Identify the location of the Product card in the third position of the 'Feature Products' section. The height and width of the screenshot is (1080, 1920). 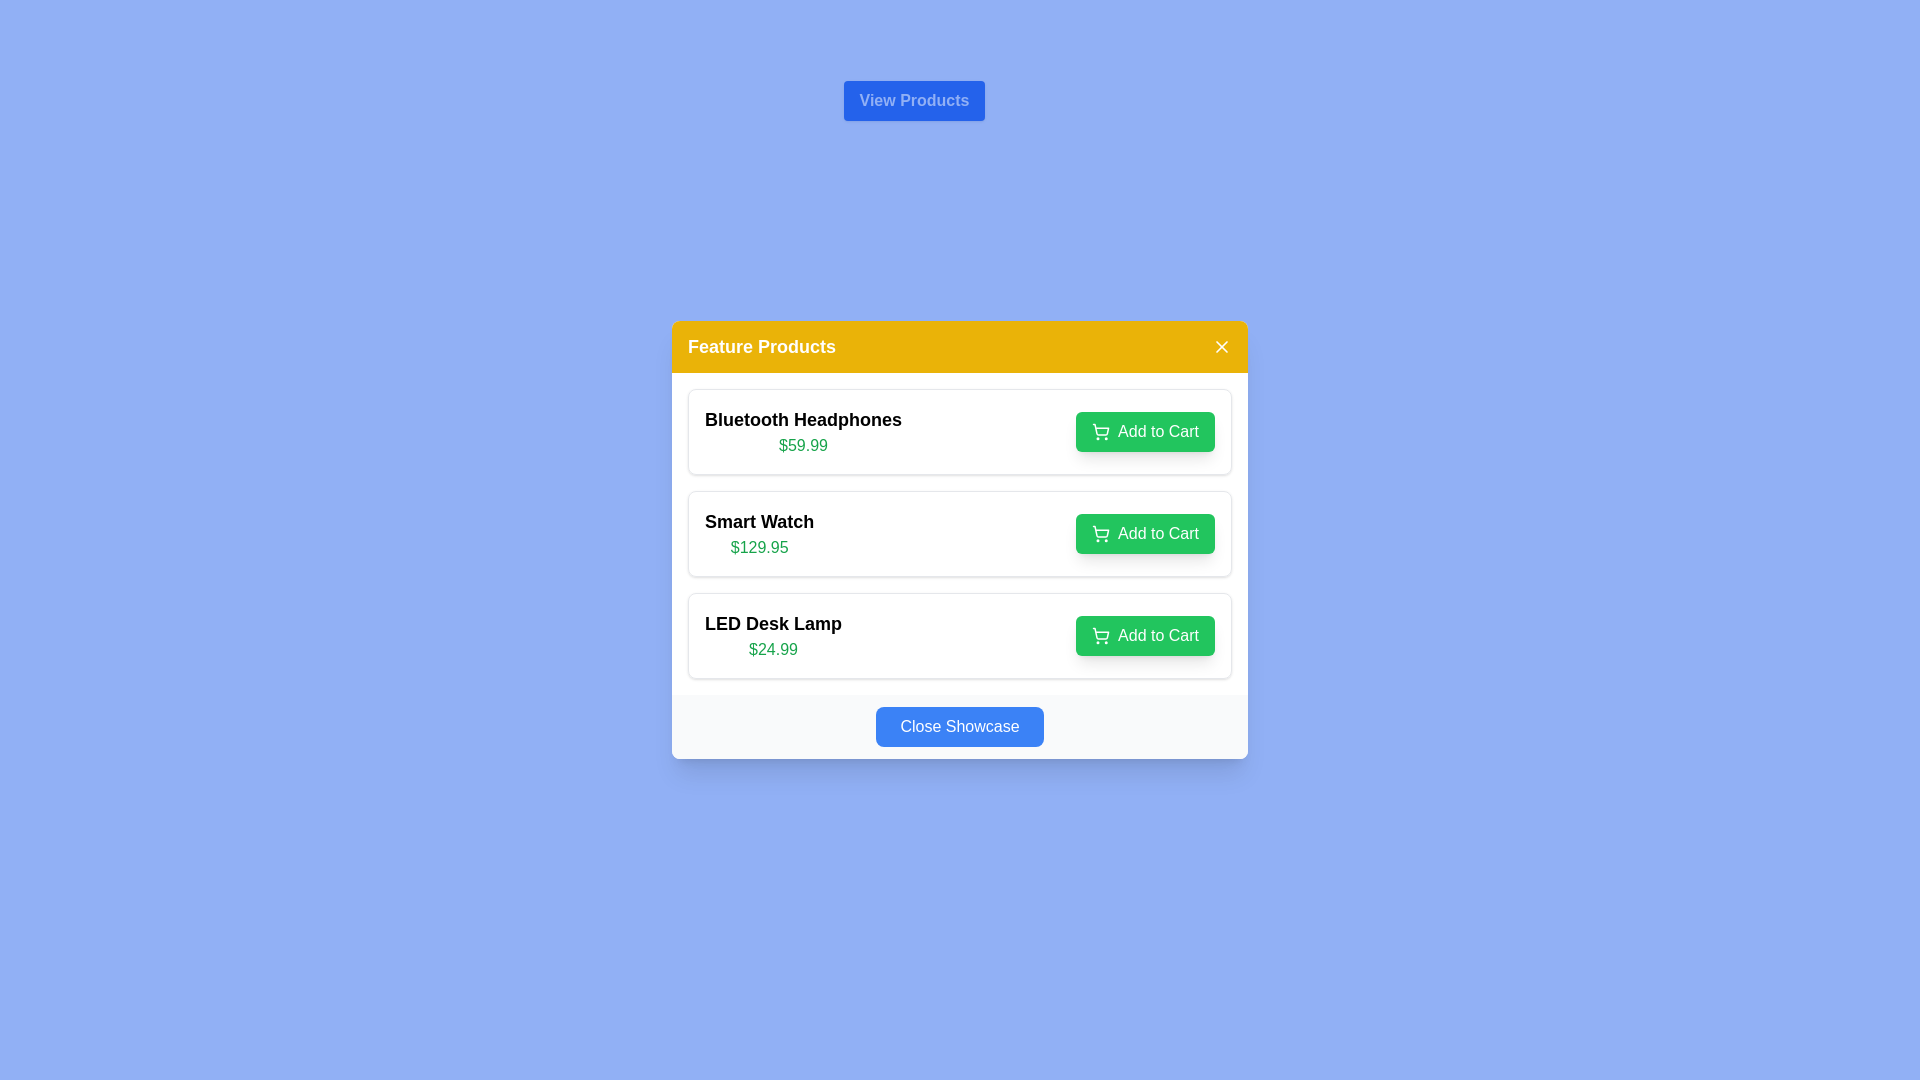
(960, 636).